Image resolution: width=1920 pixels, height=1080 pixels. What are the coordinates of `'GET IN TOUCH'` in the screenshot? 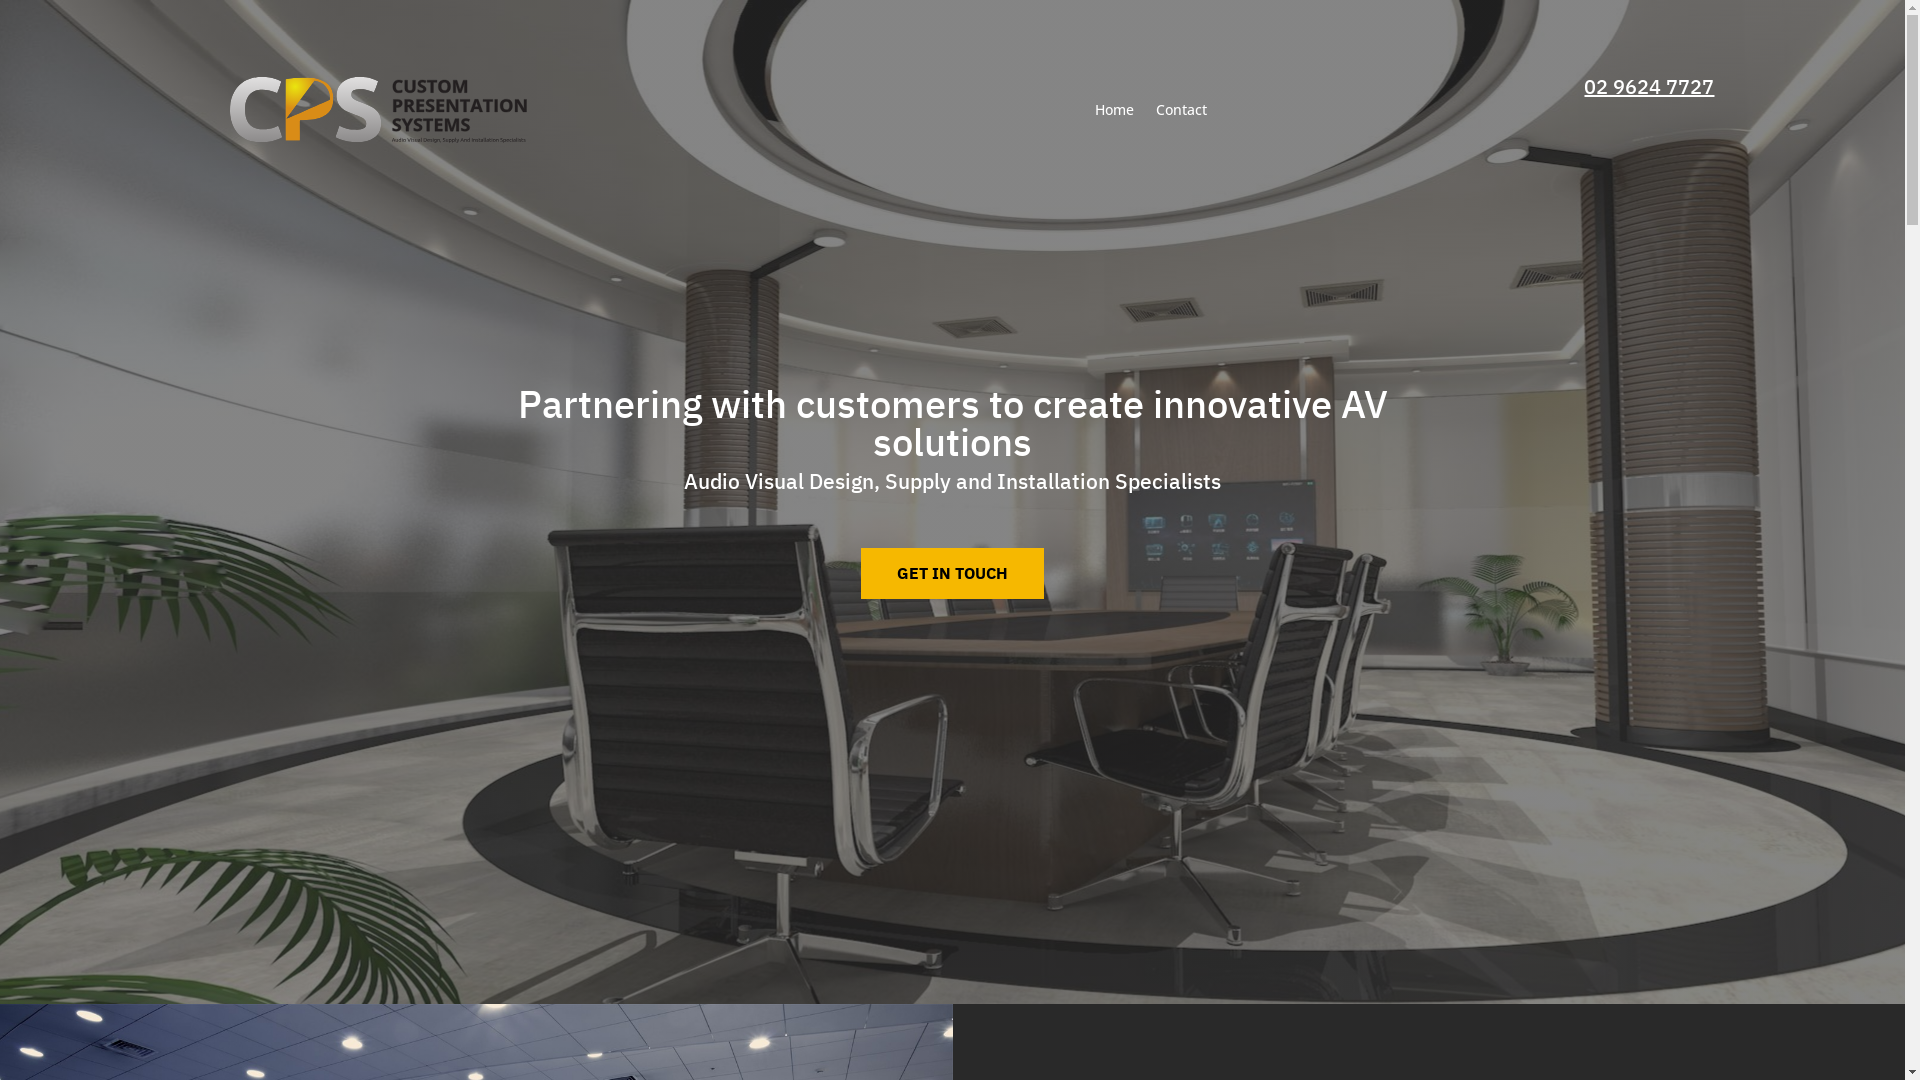 It's located at (951, 573).